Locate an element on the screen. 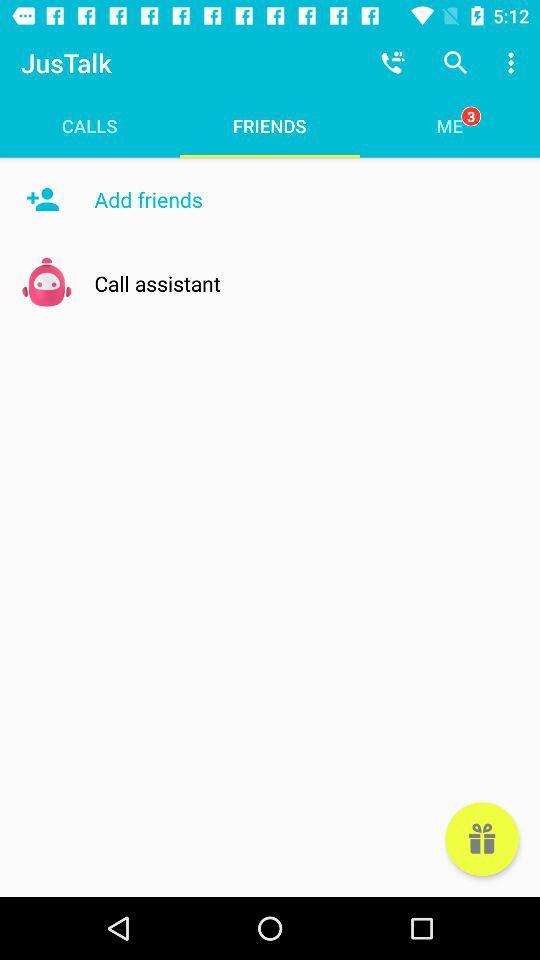  the gift icon is located at coordinates (481, 839).